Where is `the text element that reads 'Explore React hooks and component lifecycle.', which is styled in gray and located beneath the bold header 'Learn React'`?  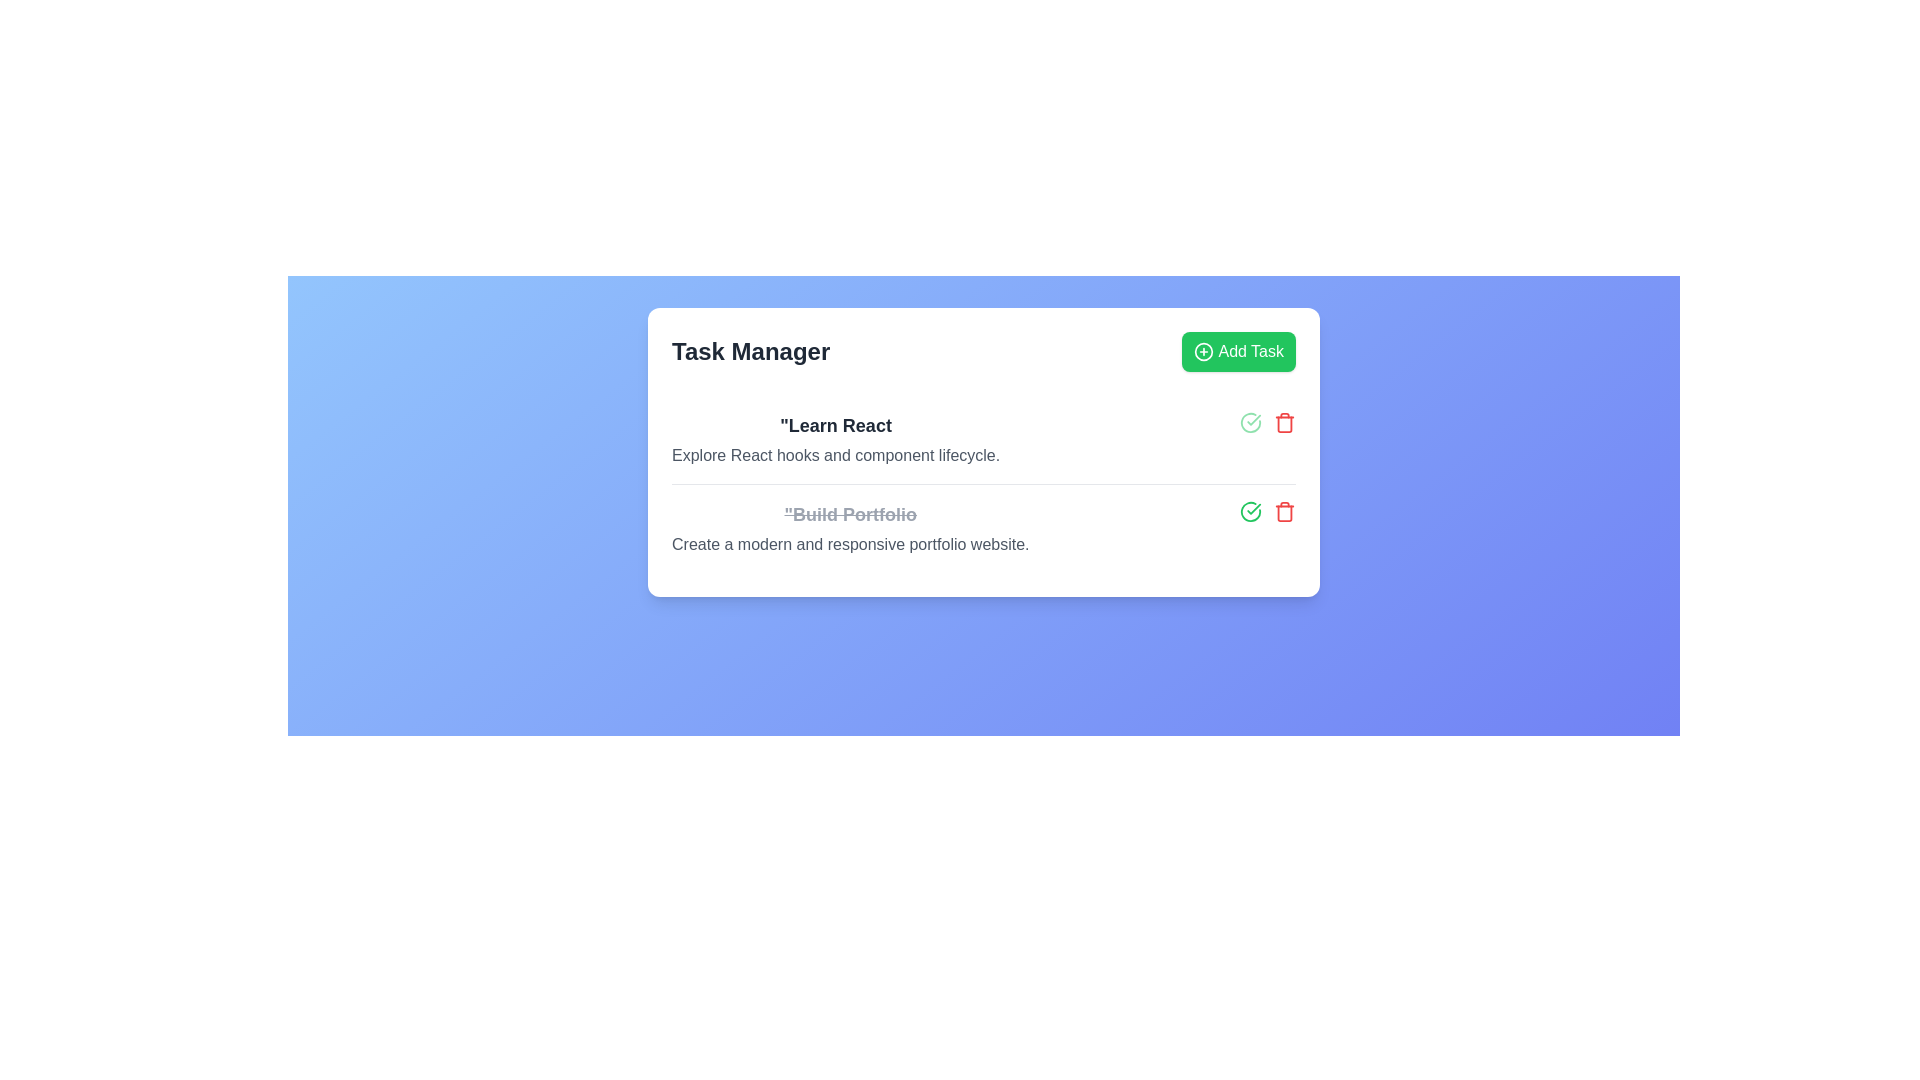 the text element that reads 'Explore React hooks and component lifecycle.', which is styled in gray and located beneath the bold header 'Learn React' is located at coordinates (836, 455).